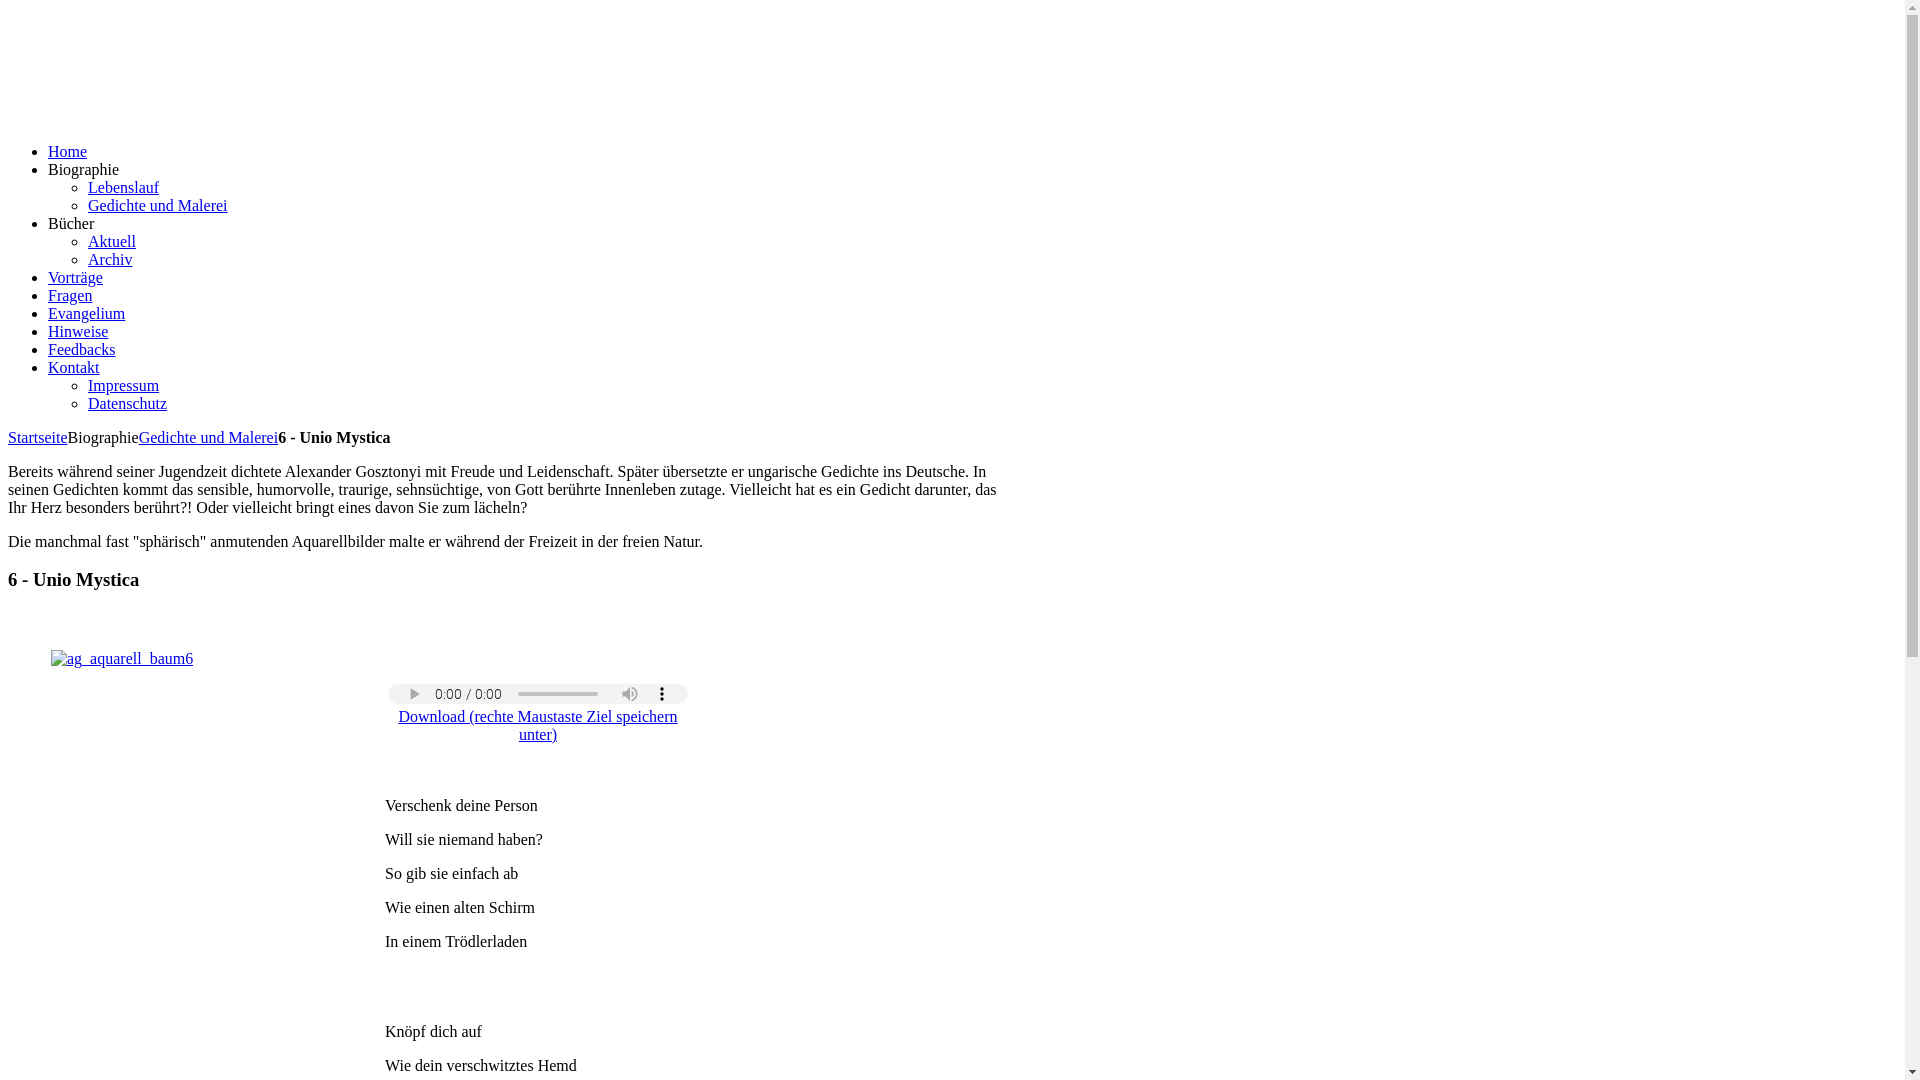 Image resolution: width=1920 pixels, height=1080 pixels. Describe the element at coordinates (126, 403) in the screenshot. I see `'Datenschutz'` at that location.